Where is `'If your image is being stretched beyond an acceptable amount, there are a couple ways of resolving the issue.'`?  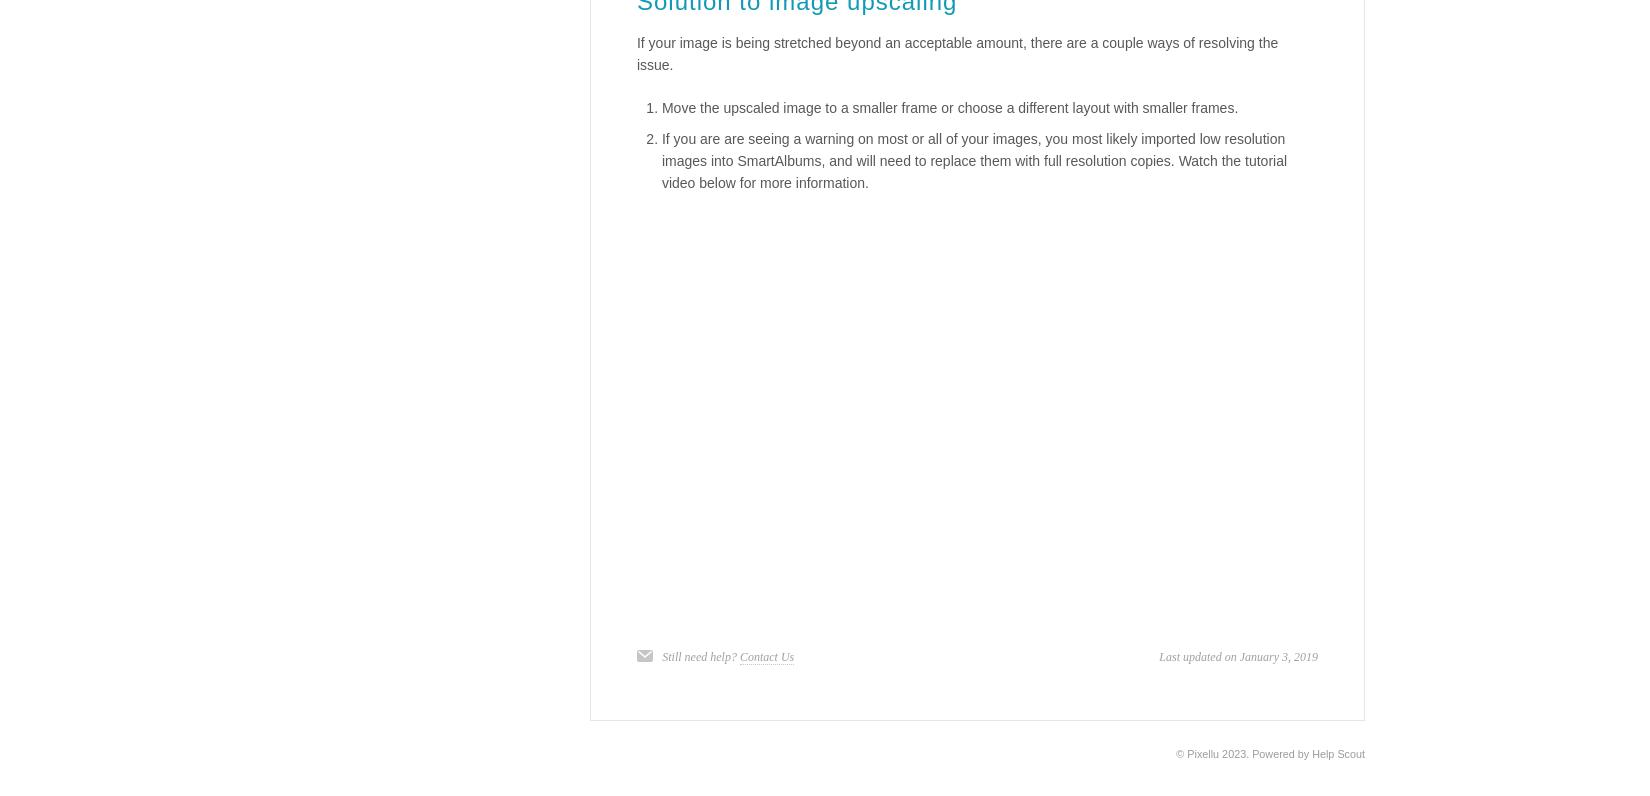
'If your image is being stretched beyond an acceptable amount, there are a couple ways of resolving the issue.' is located at coordinates (956, 53).